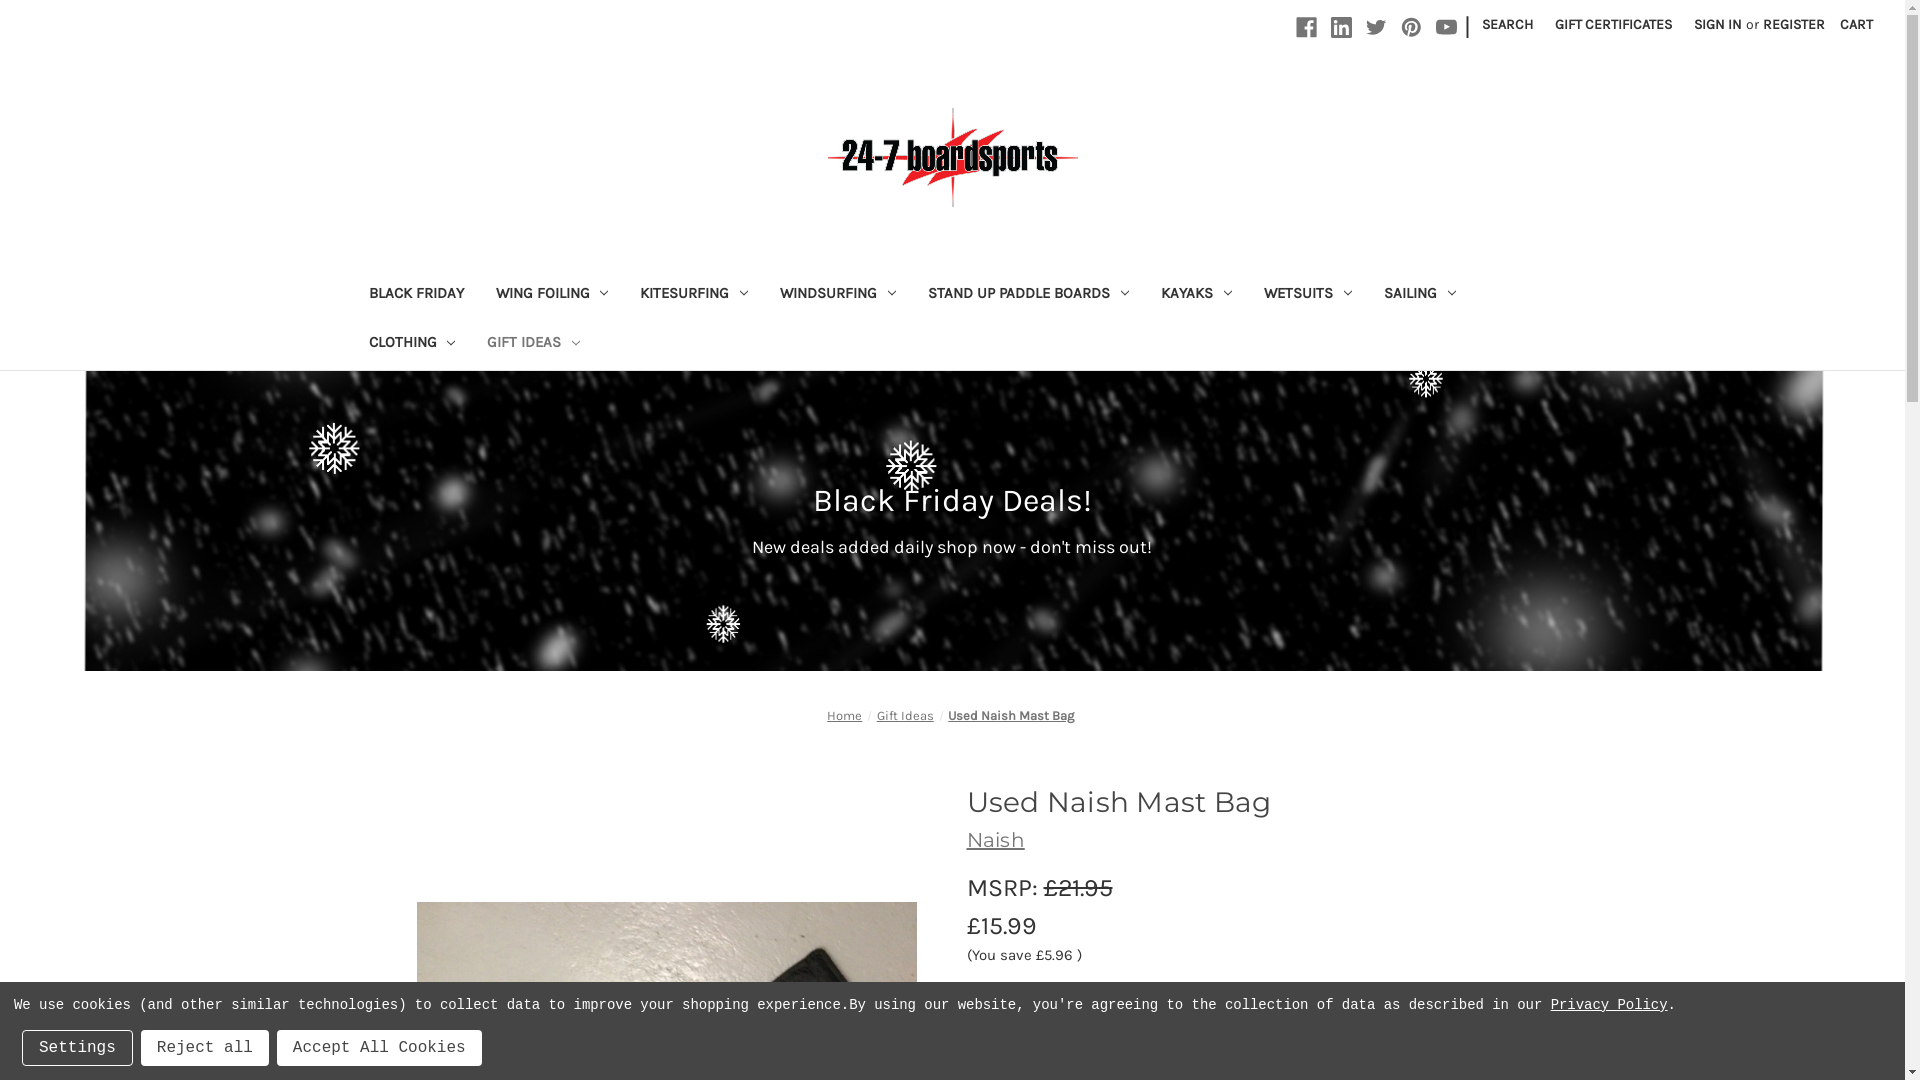  Describe the element at coordinates (1306, 27) in the screenshot. I see `'Facebook'` at that location.